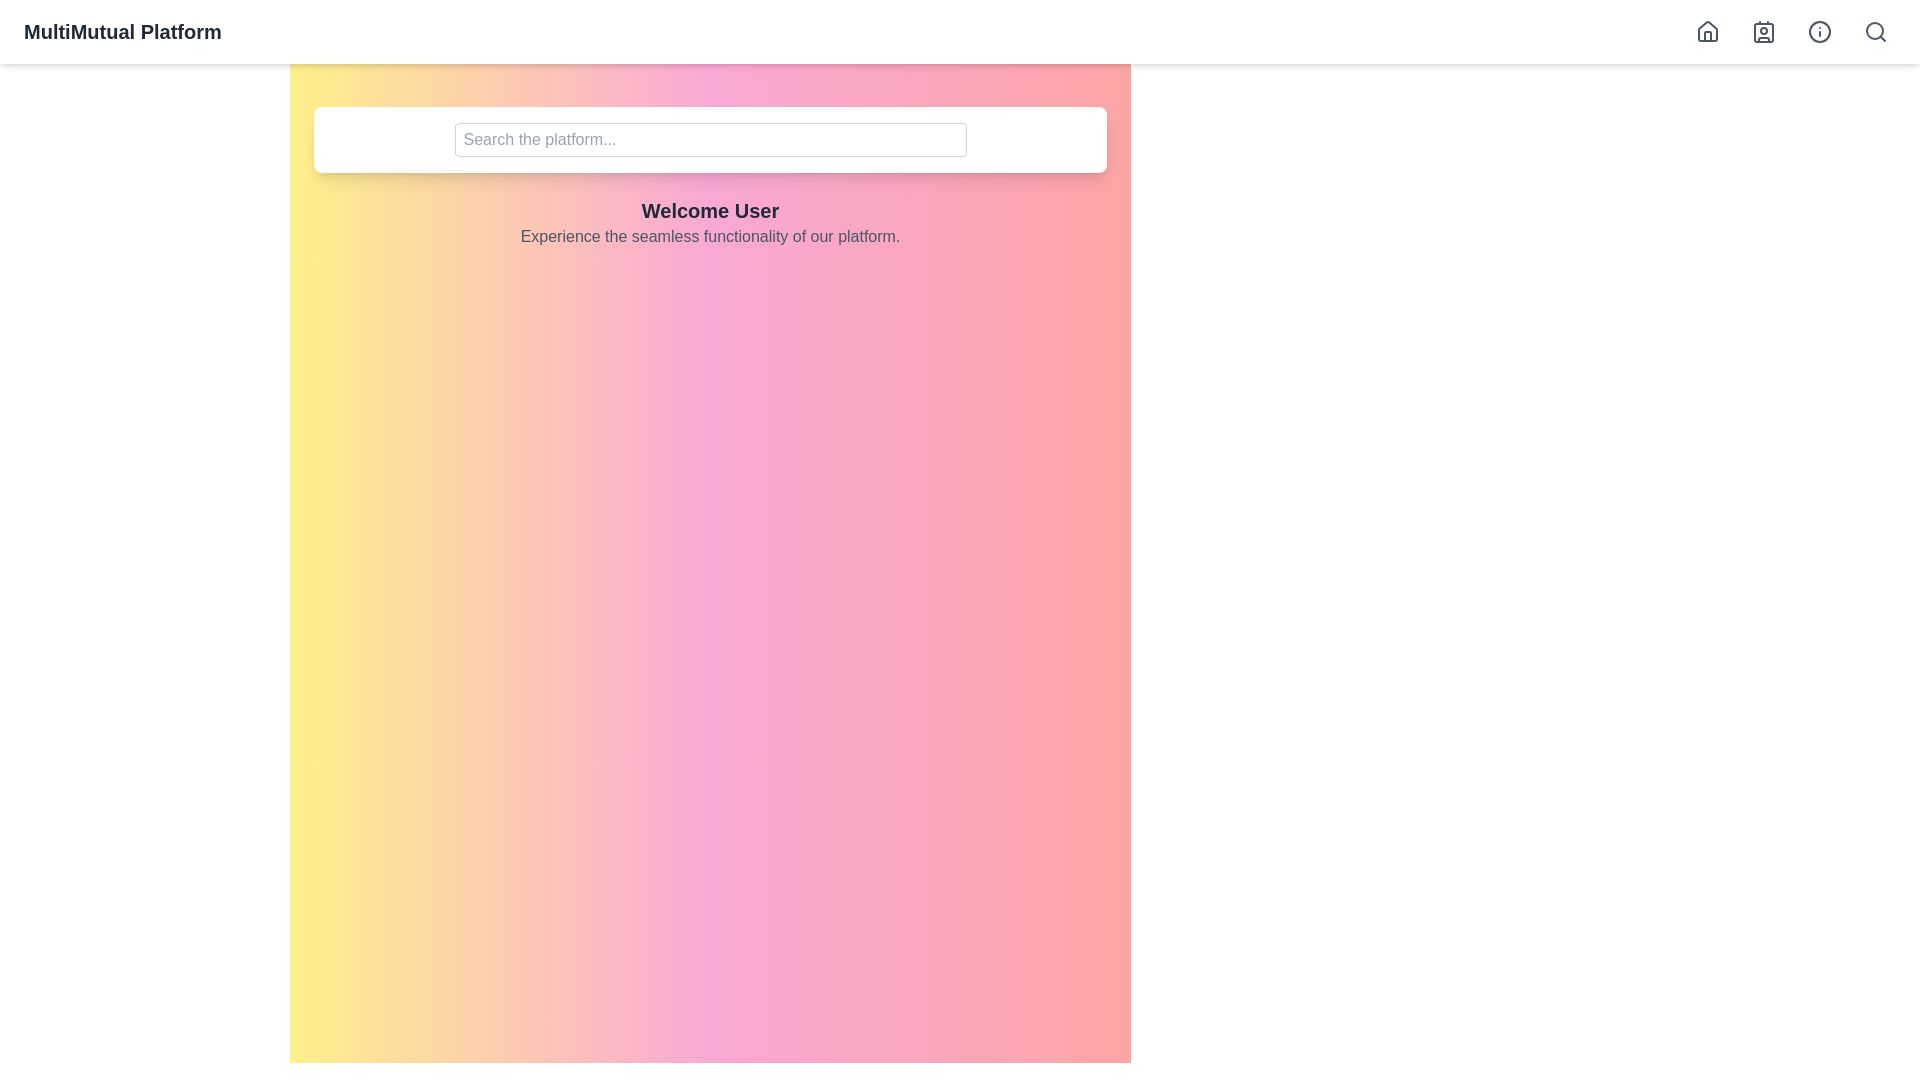 The image size is (1920, 1080). I want to click on the home button to navigate, so click(1707, 31).